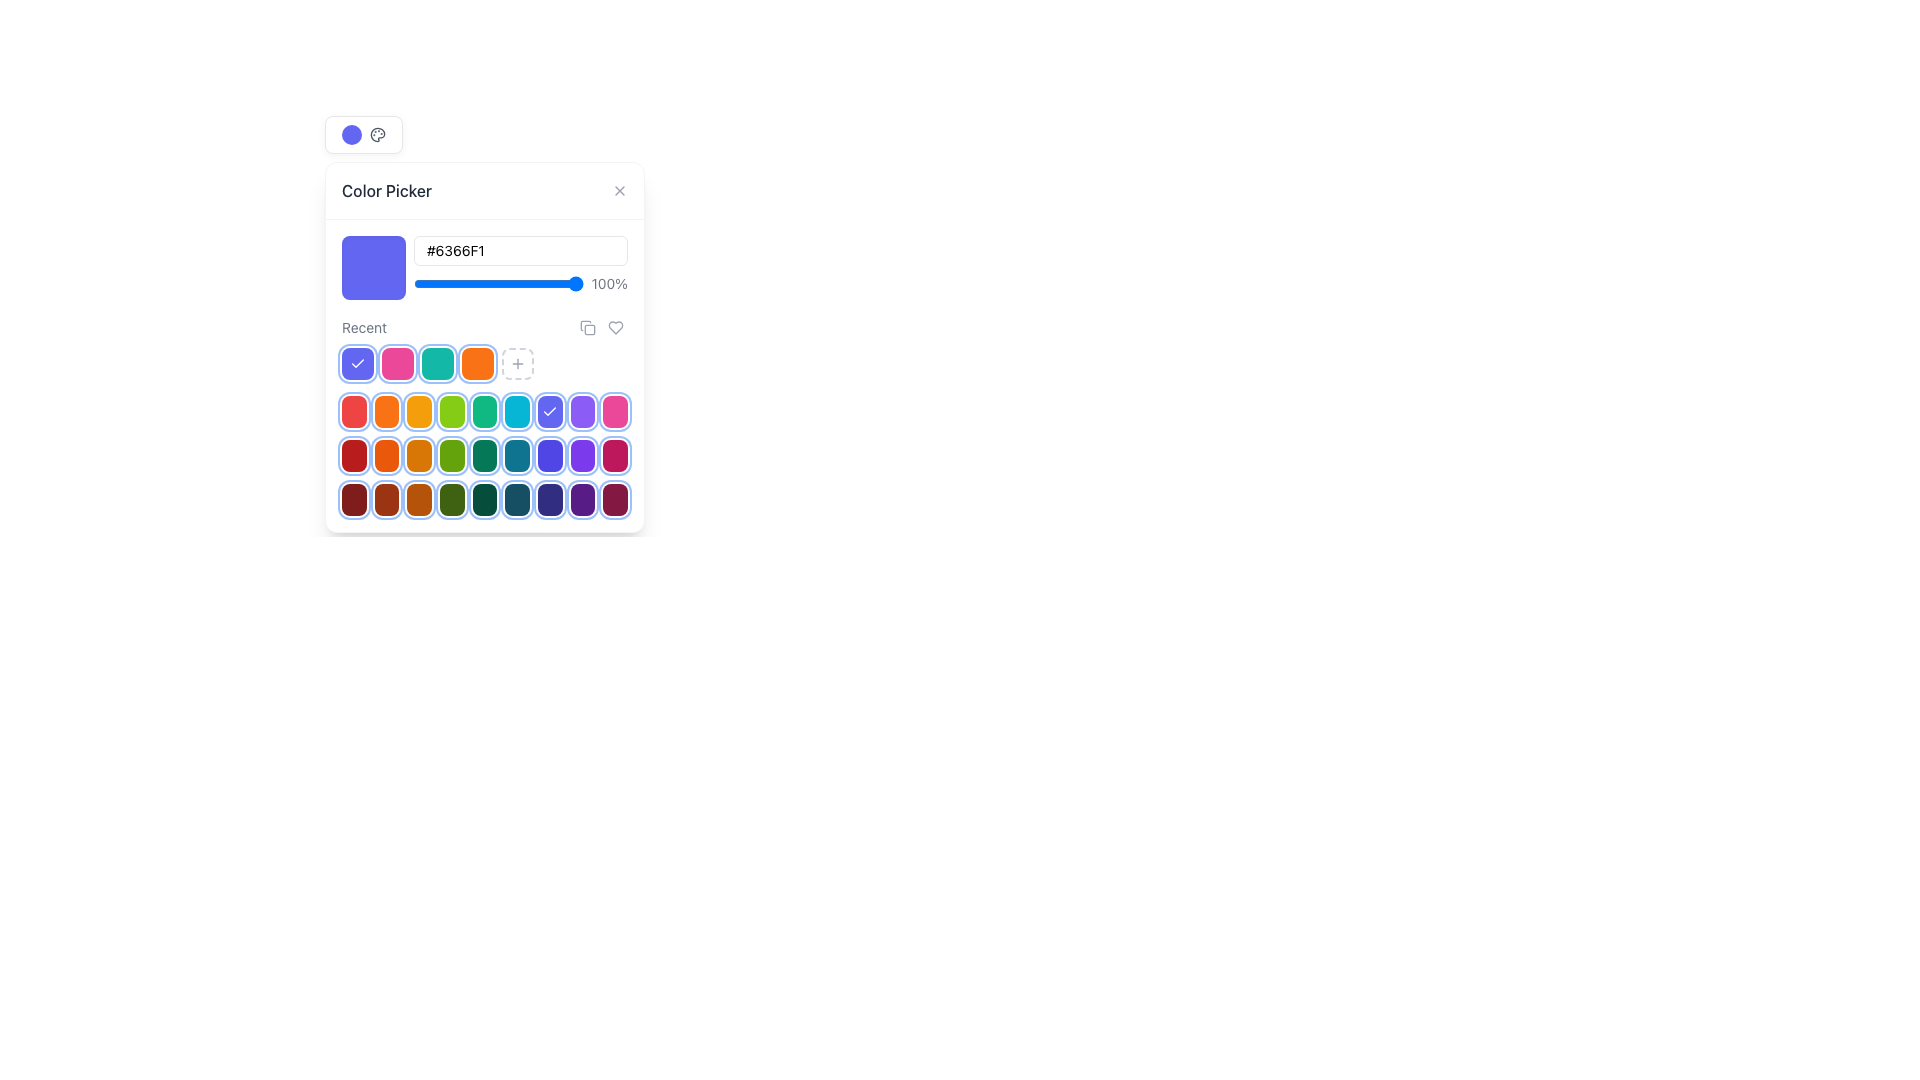  I want to click on the fifth selectable color button representing the green color in the second row of the color picker dialog to observe its scale transformation, so click(484, 411).